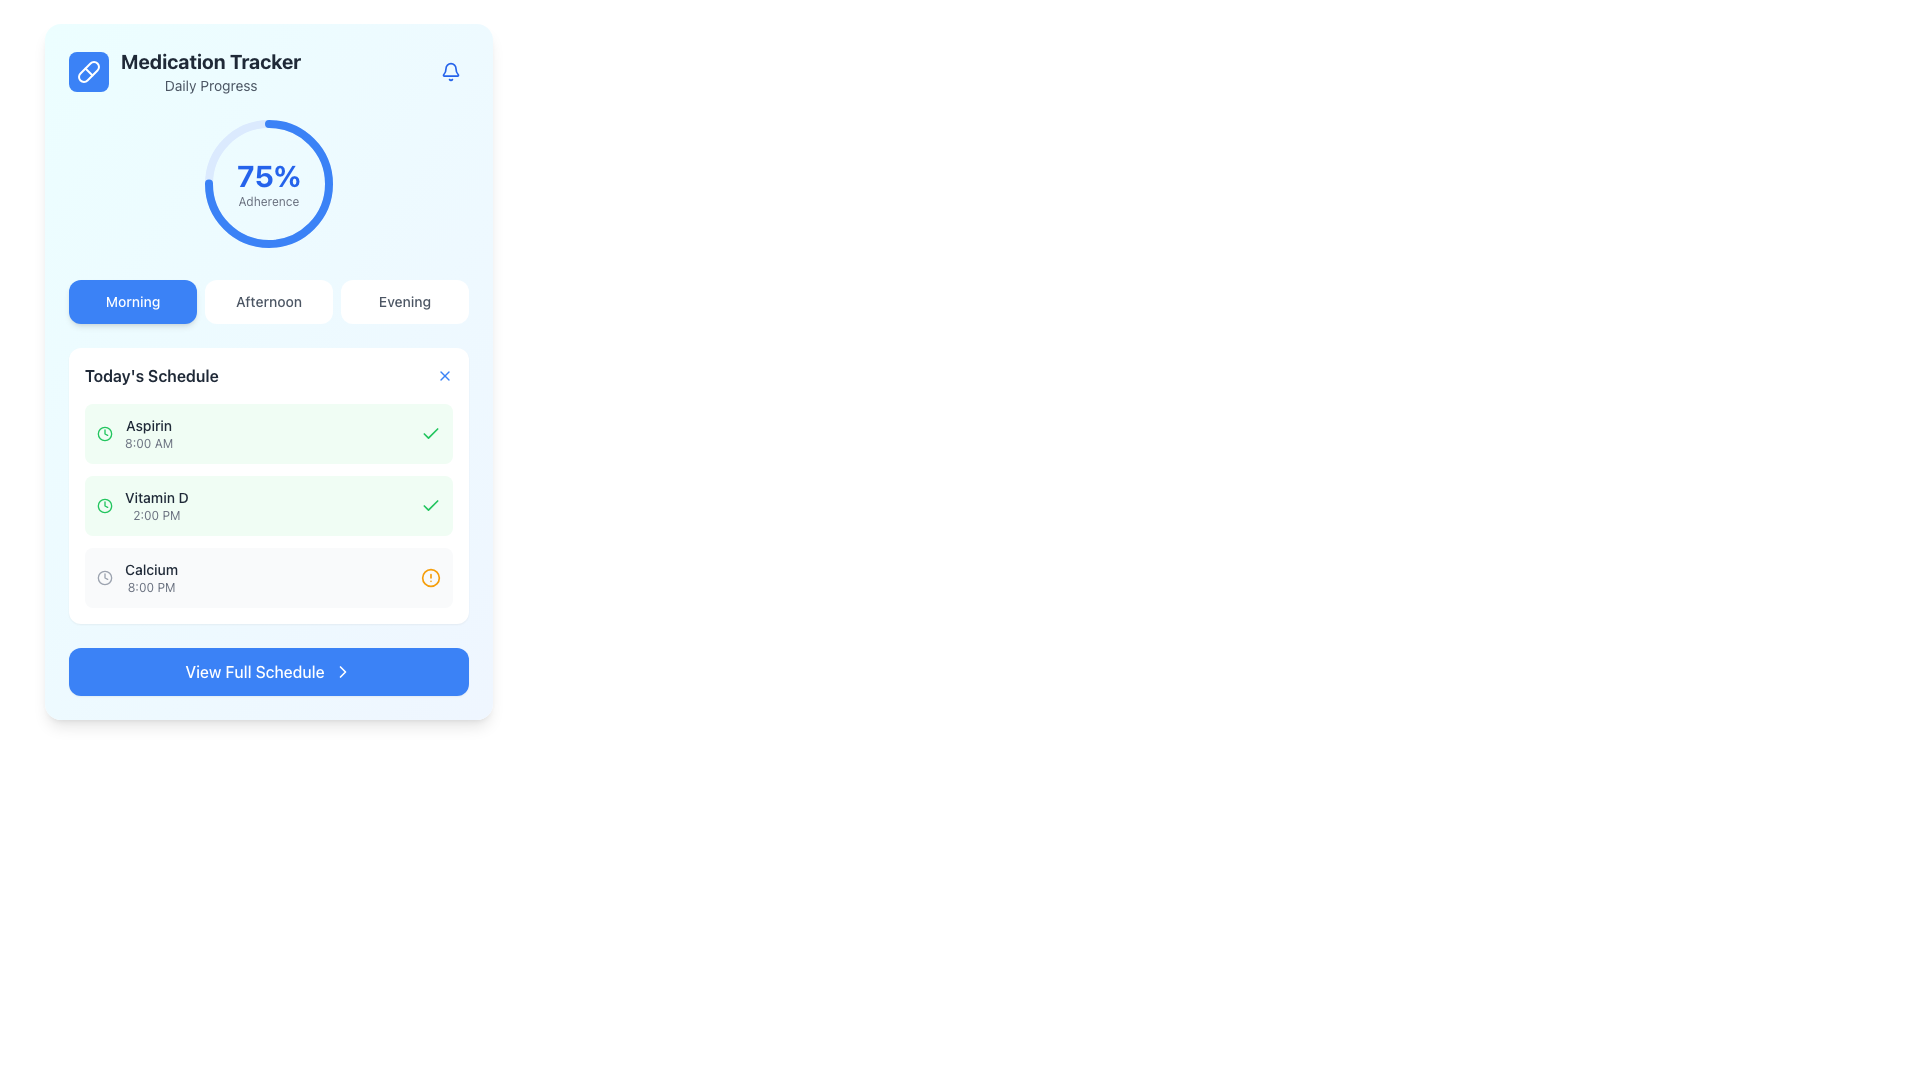 The image size is (1920, 1080). I want to click on the Notification icon (SVG bell) located in the top-right corner of the 'Medication Tracker' card, which serves as a clickable region for alerts, so click(450, 71).